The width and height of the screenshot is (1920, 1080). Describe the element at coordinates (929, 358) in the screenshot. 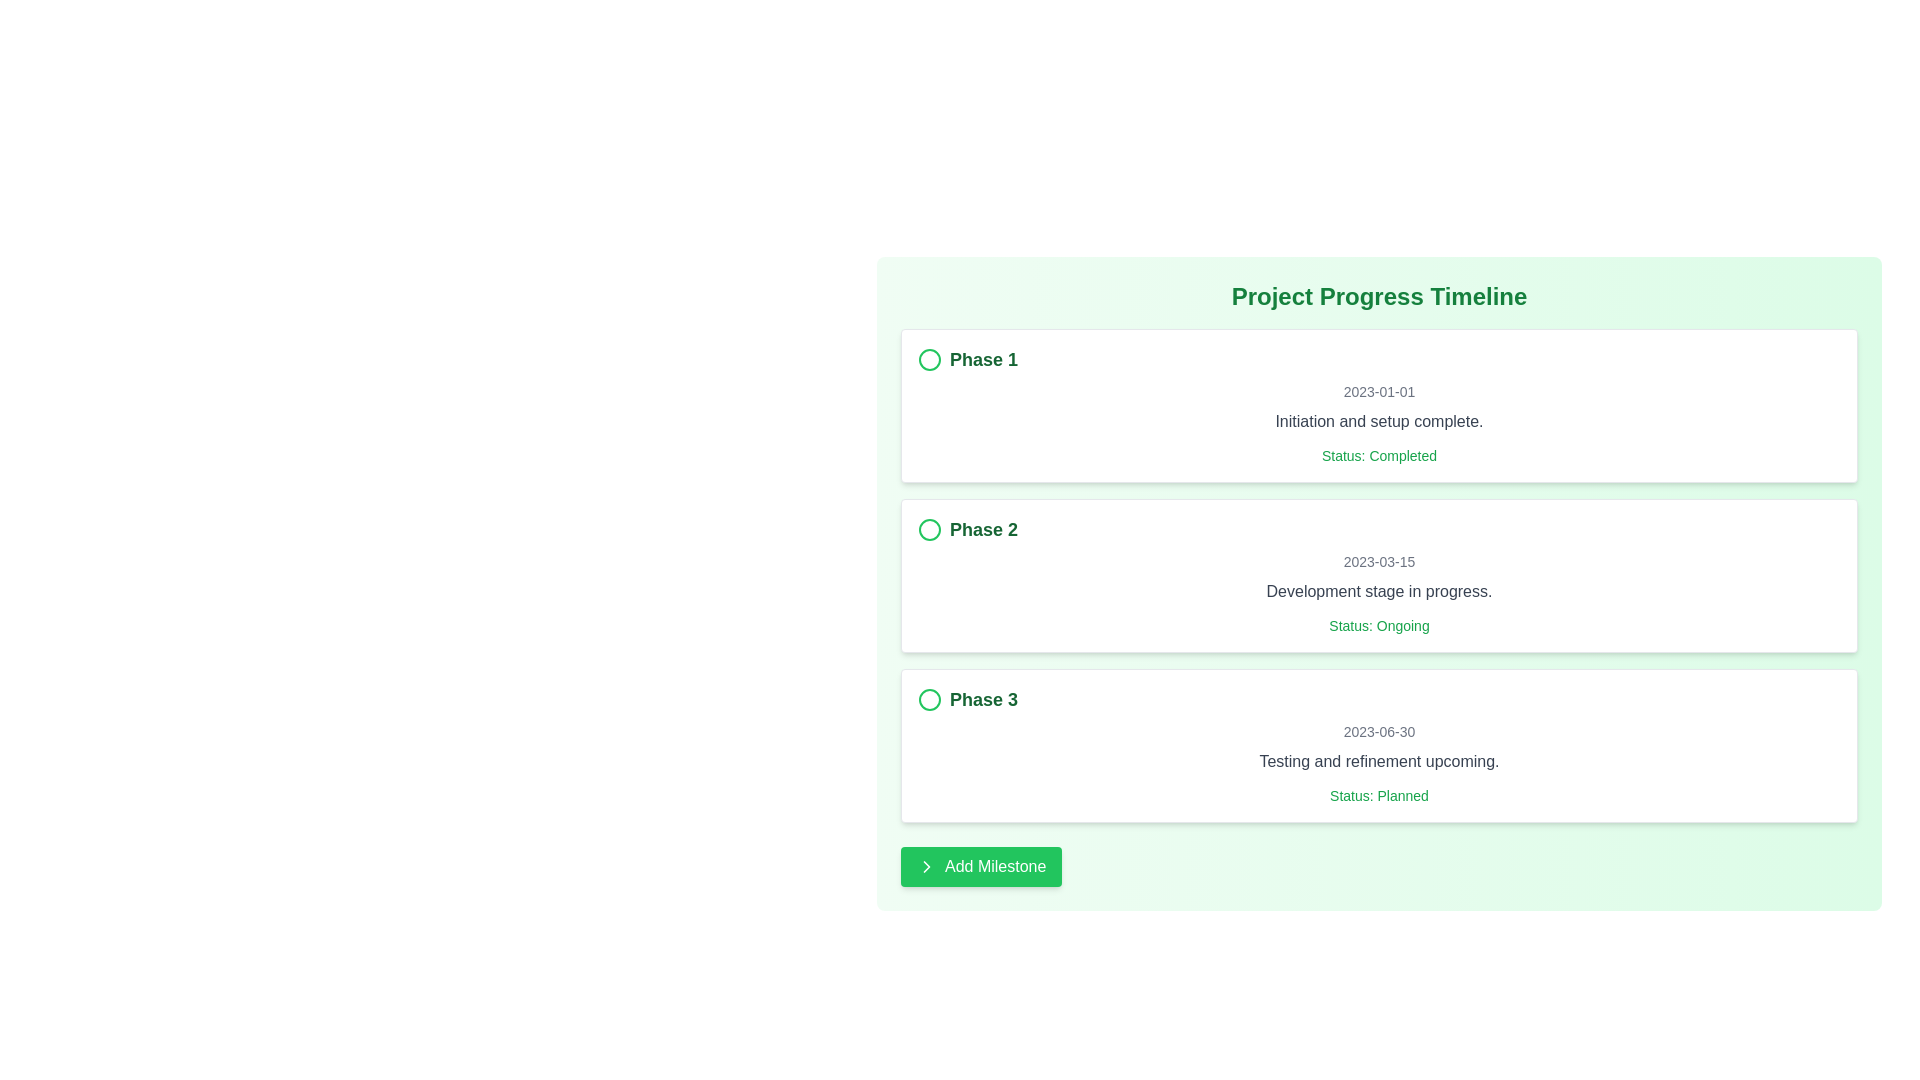

I see `the green circular status indicator located in the top-left section of the timeline interface under 'Phase 1'` at that location.